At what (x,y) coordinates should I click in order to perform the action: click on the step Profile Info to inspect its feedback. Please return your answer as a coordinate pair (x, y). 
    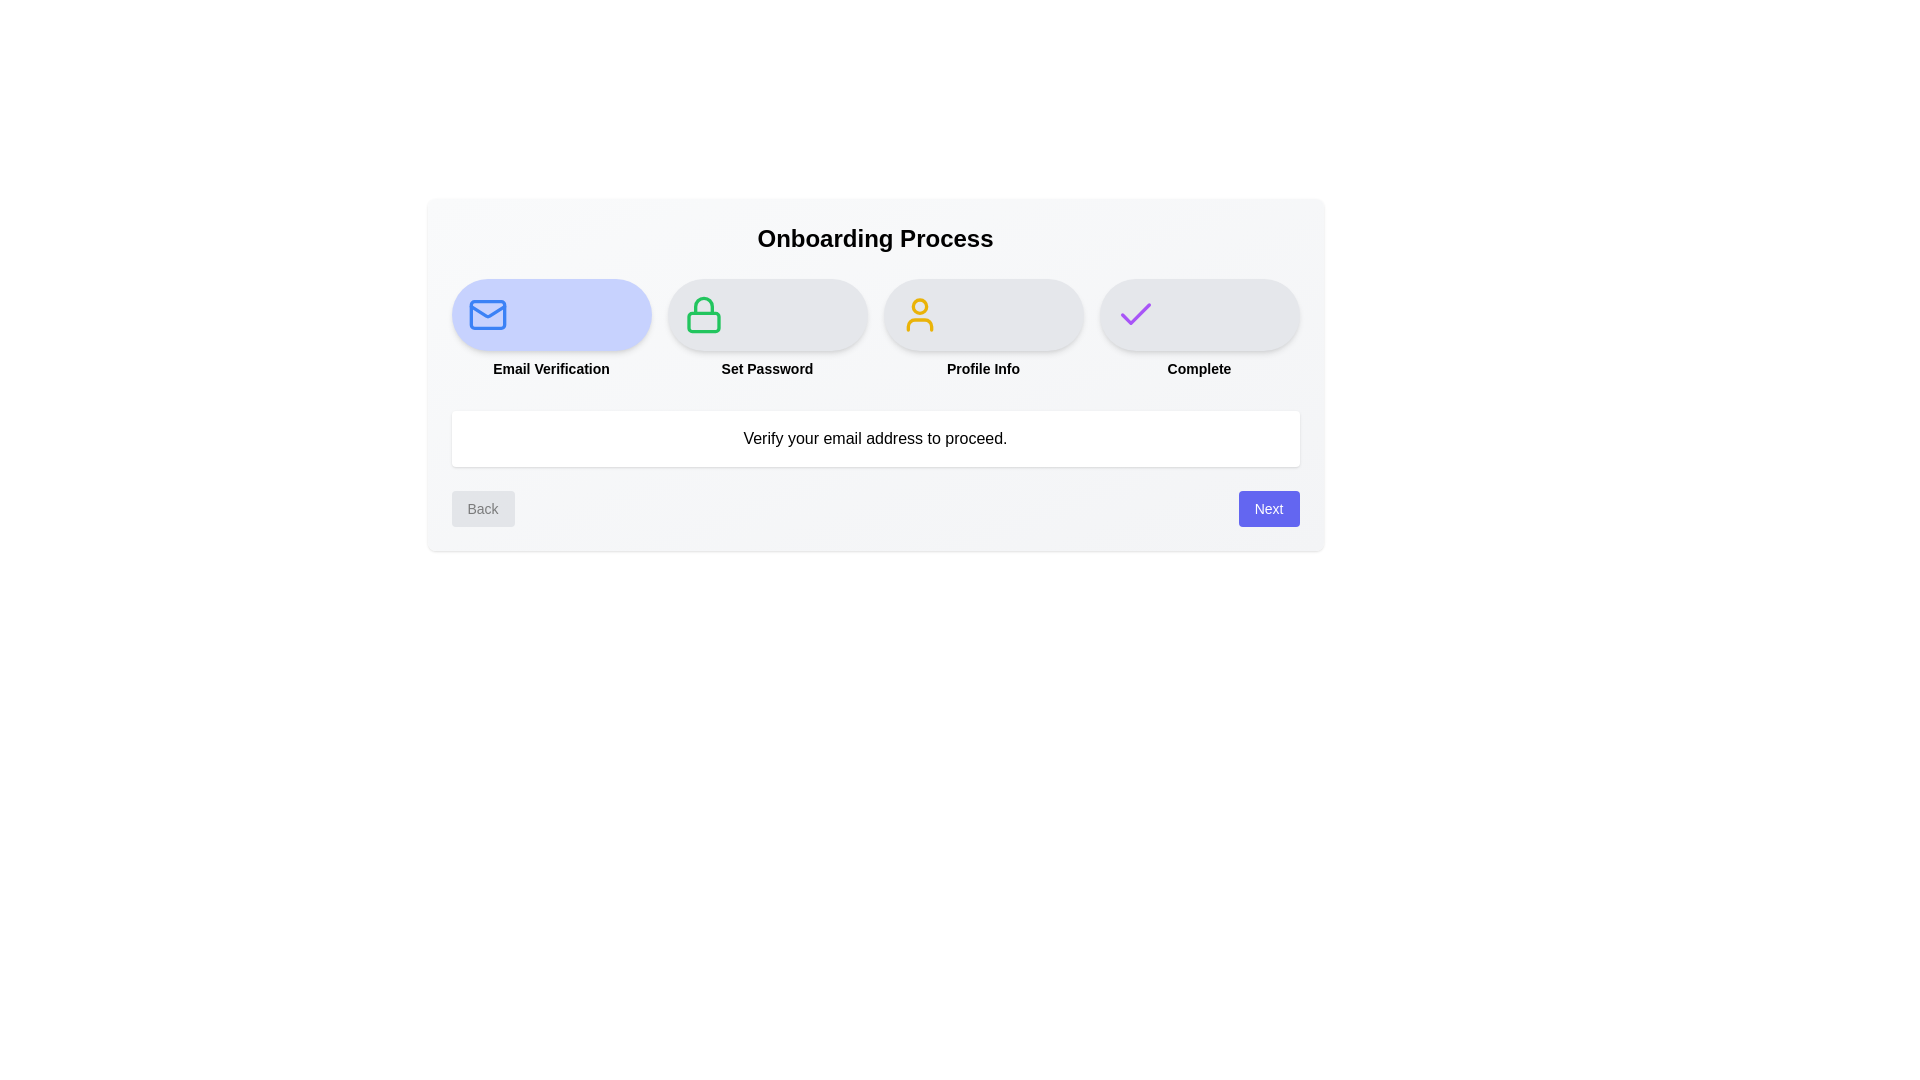
    Looking at the image, I should click on (983, 315).